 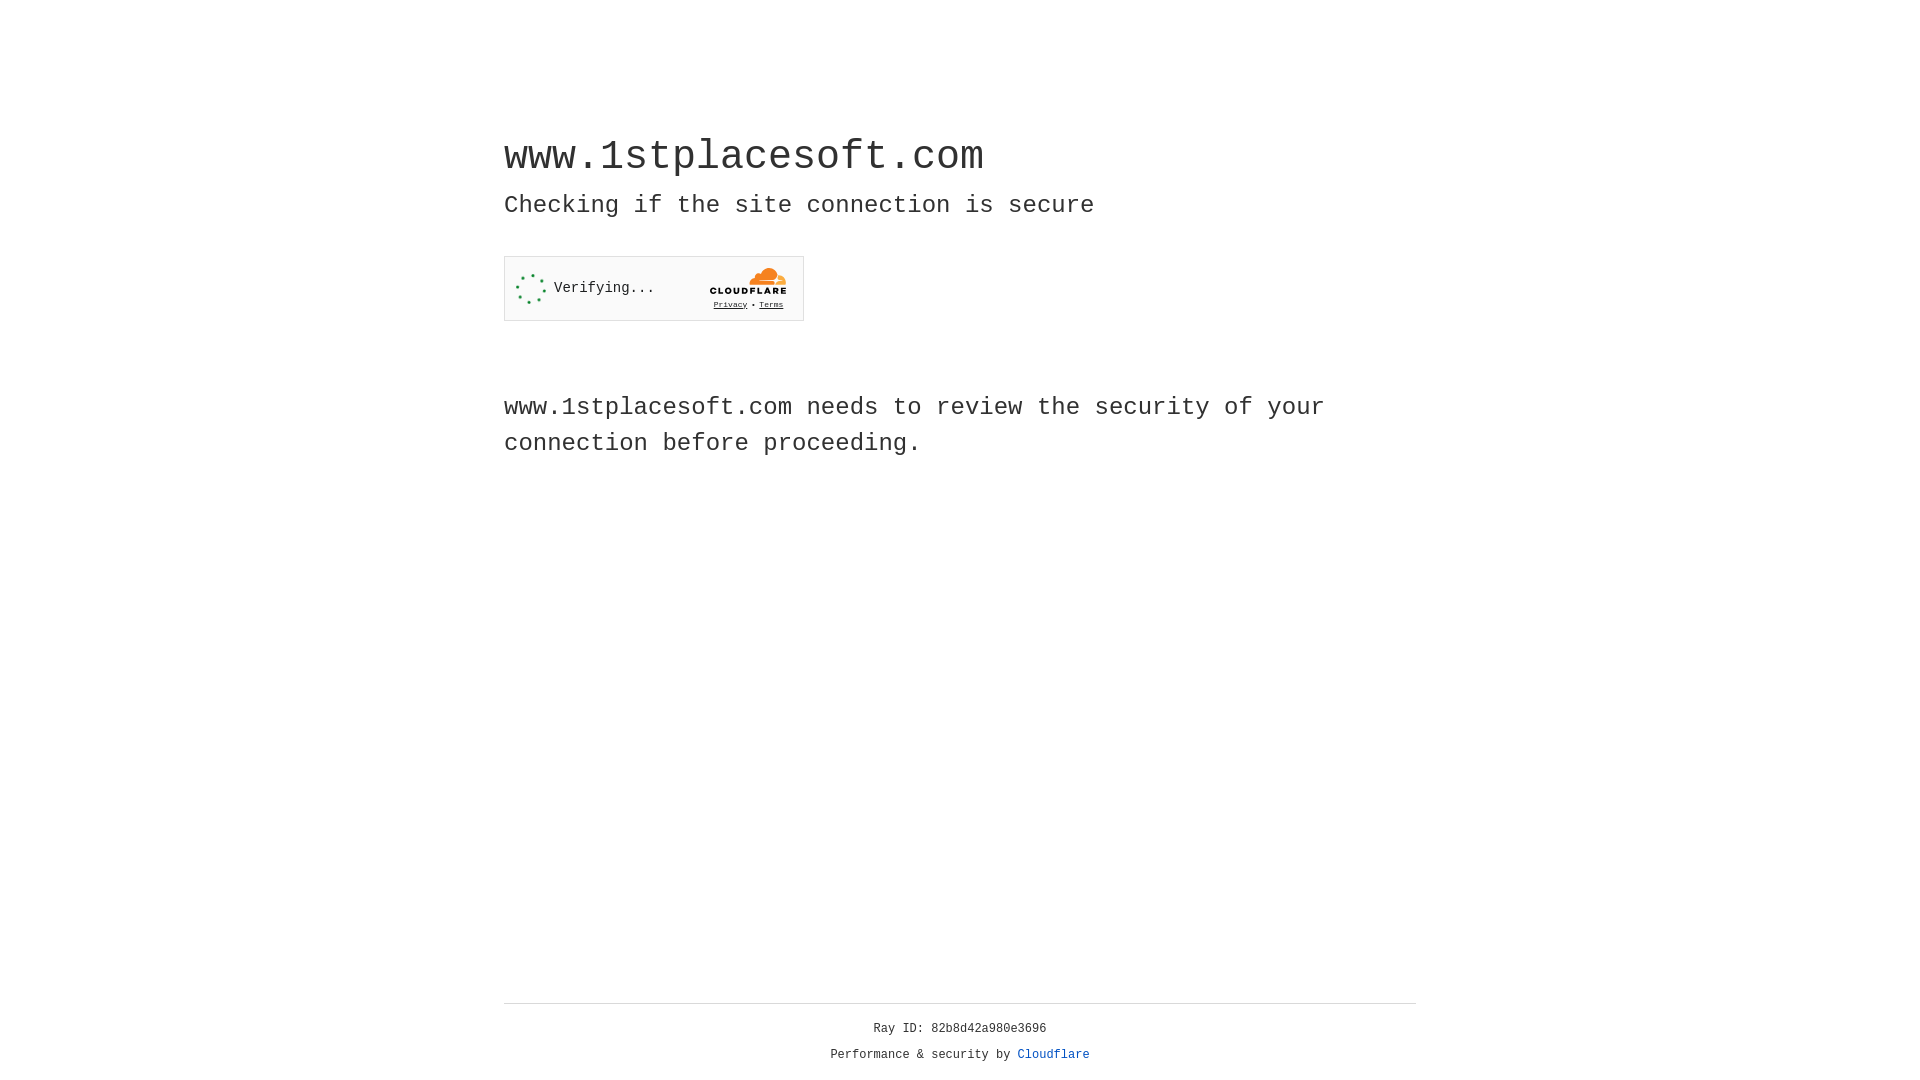 I want to click on 'Cloudflare', so click(x=1053, y=1054).